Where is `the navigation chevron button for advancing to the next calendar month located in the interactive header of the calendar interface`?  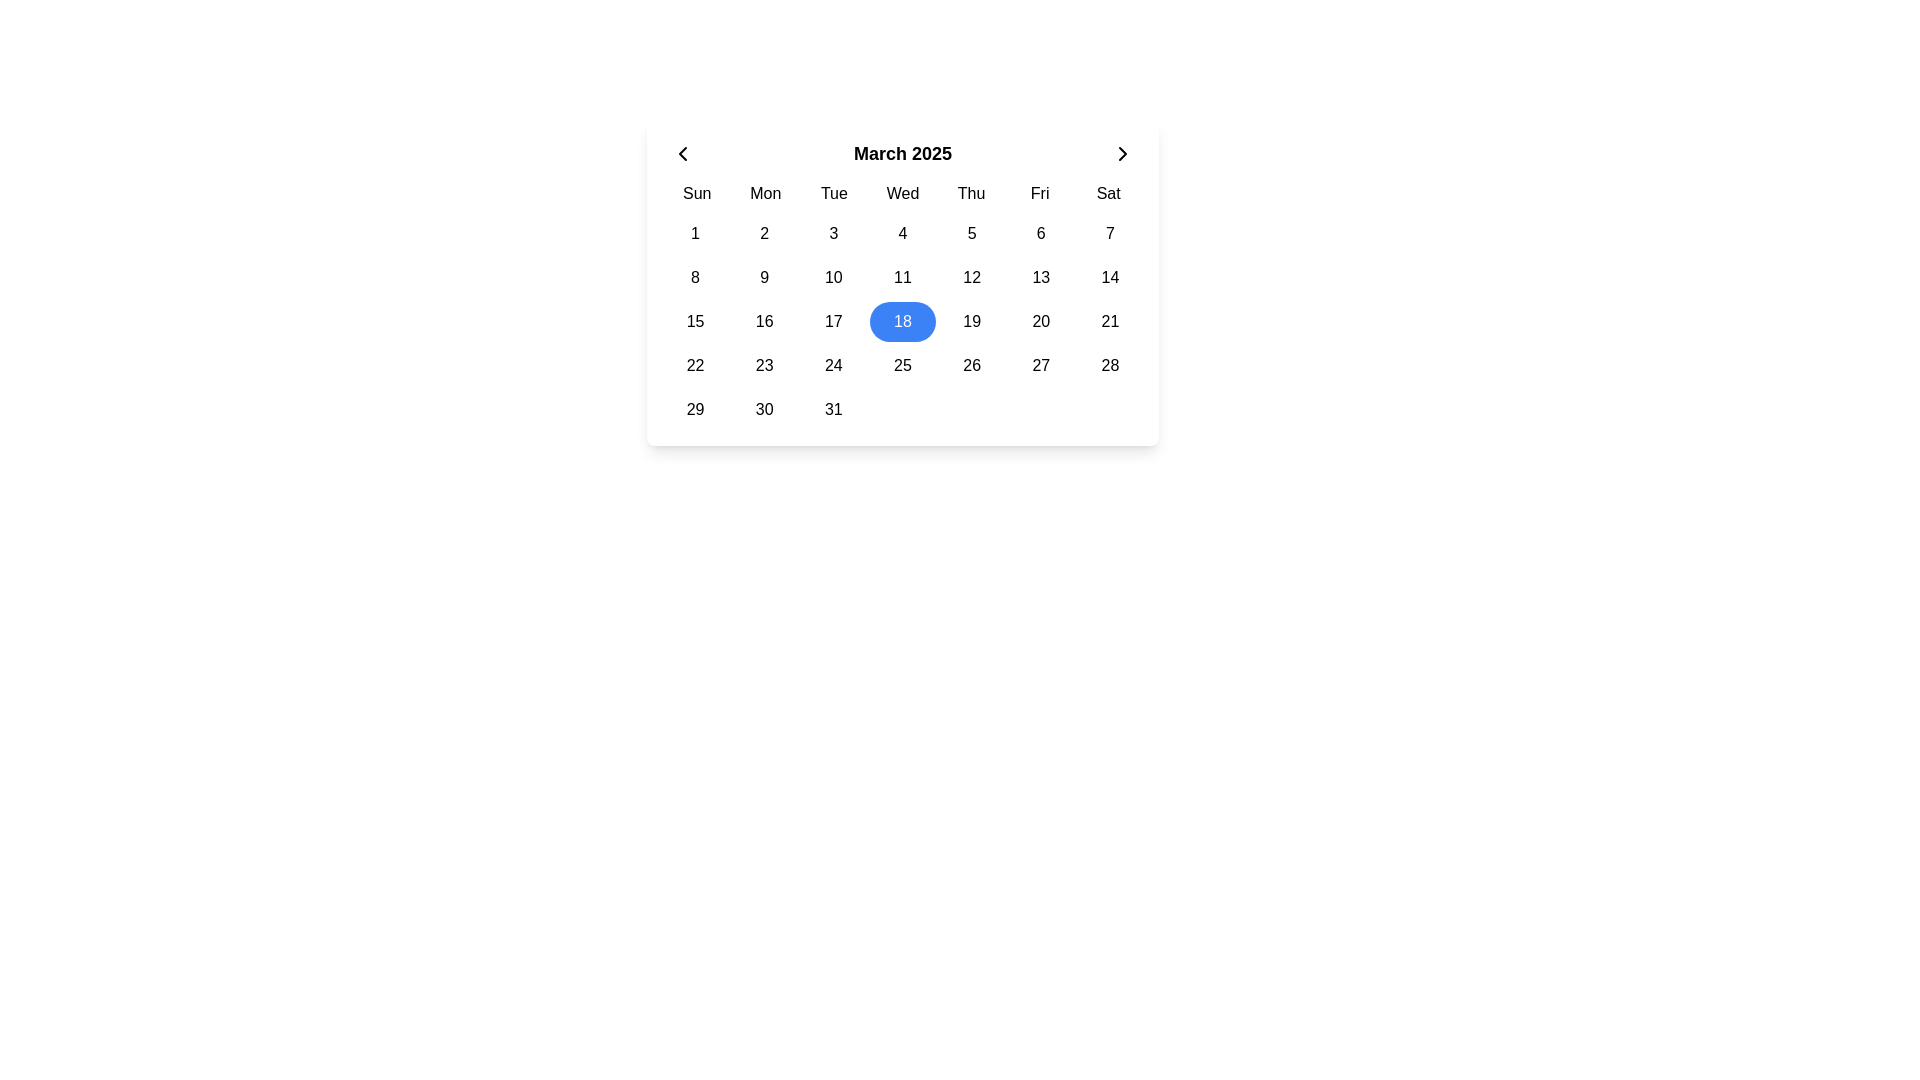 the navigation chevron button for advancing to the next calendar month located in the interactive header of the calendar interface is located at coordinates (1123, 153).